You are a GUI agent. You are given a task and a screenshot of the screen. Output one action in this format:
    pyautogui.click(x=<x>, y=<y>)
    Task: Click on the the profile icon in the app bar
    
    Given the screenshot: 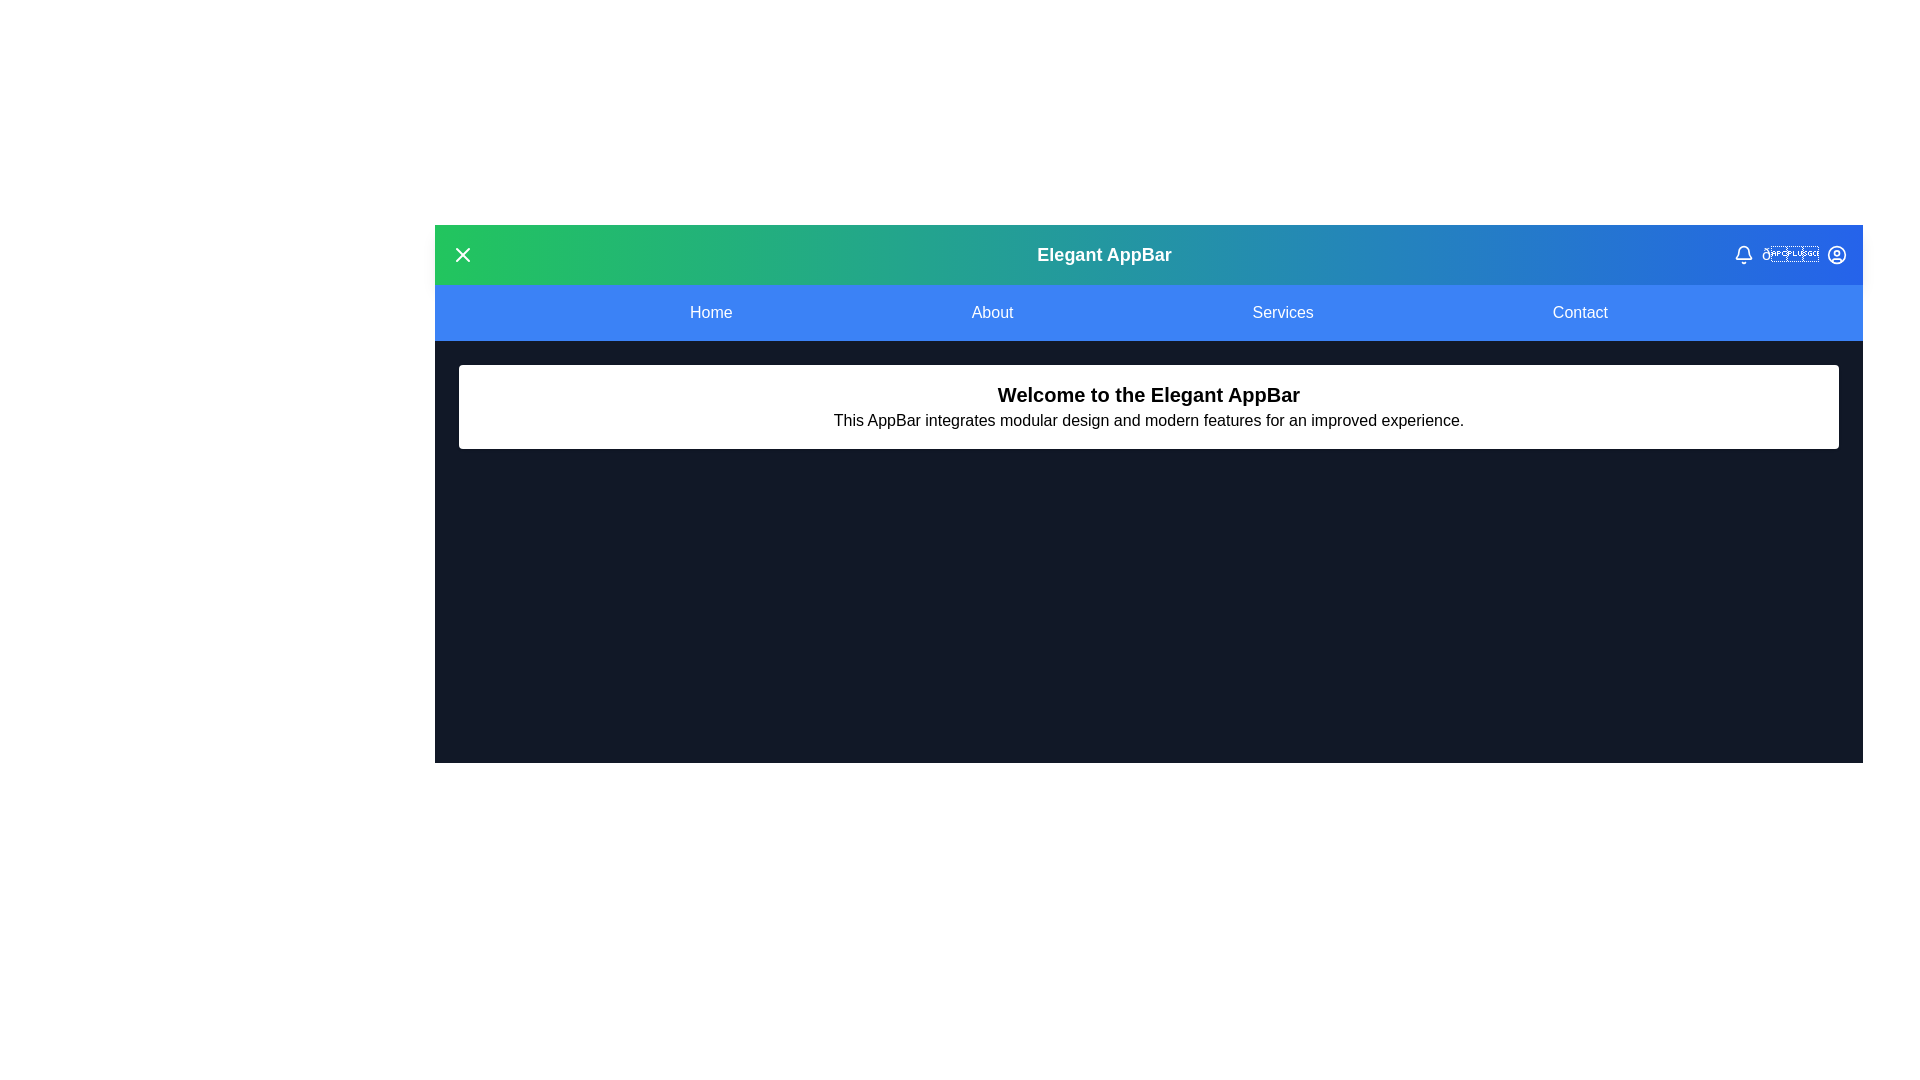 What is the action you would take?
    pyautogui.click(x=1836, y=253)
    